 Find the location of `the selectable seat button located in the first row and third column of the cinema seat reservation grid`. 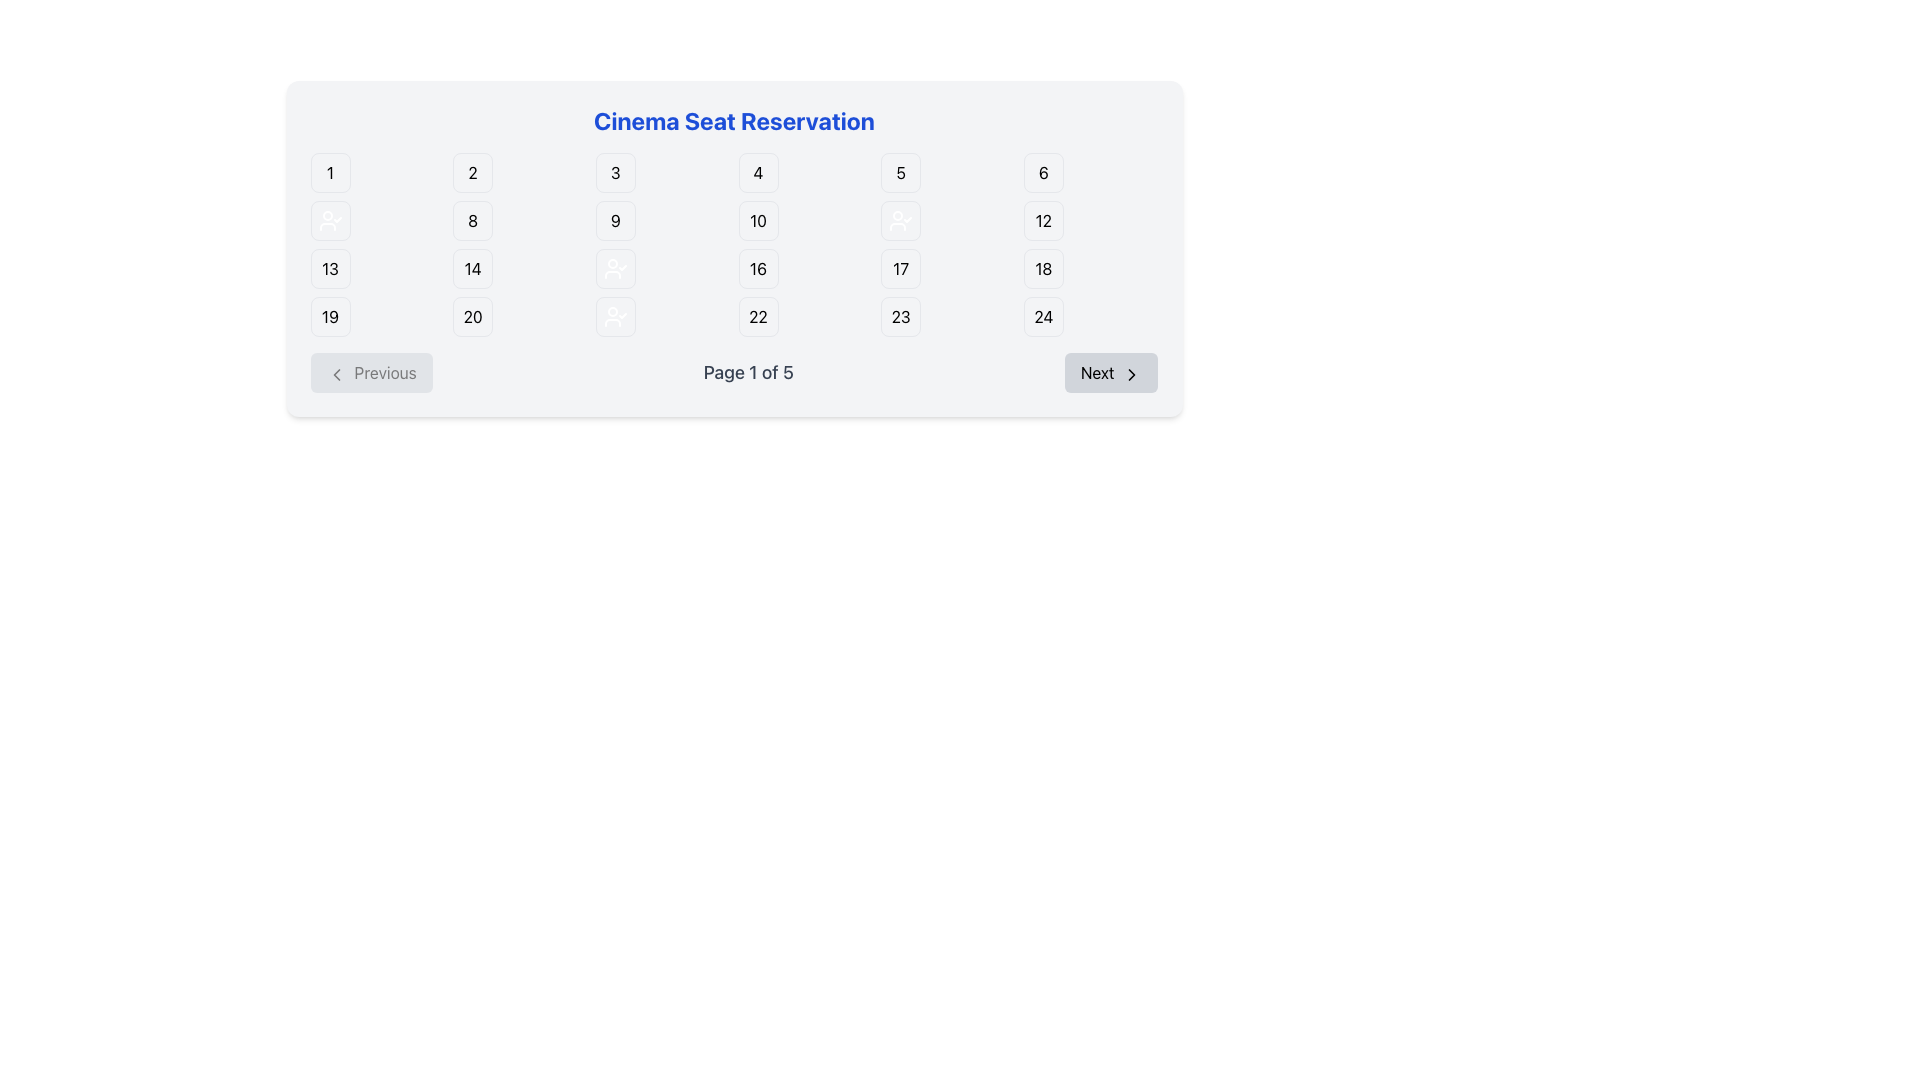

the selectable seat button located in the first row and third column of the cinema seat reservation grid is located at coordinates (614, 172).